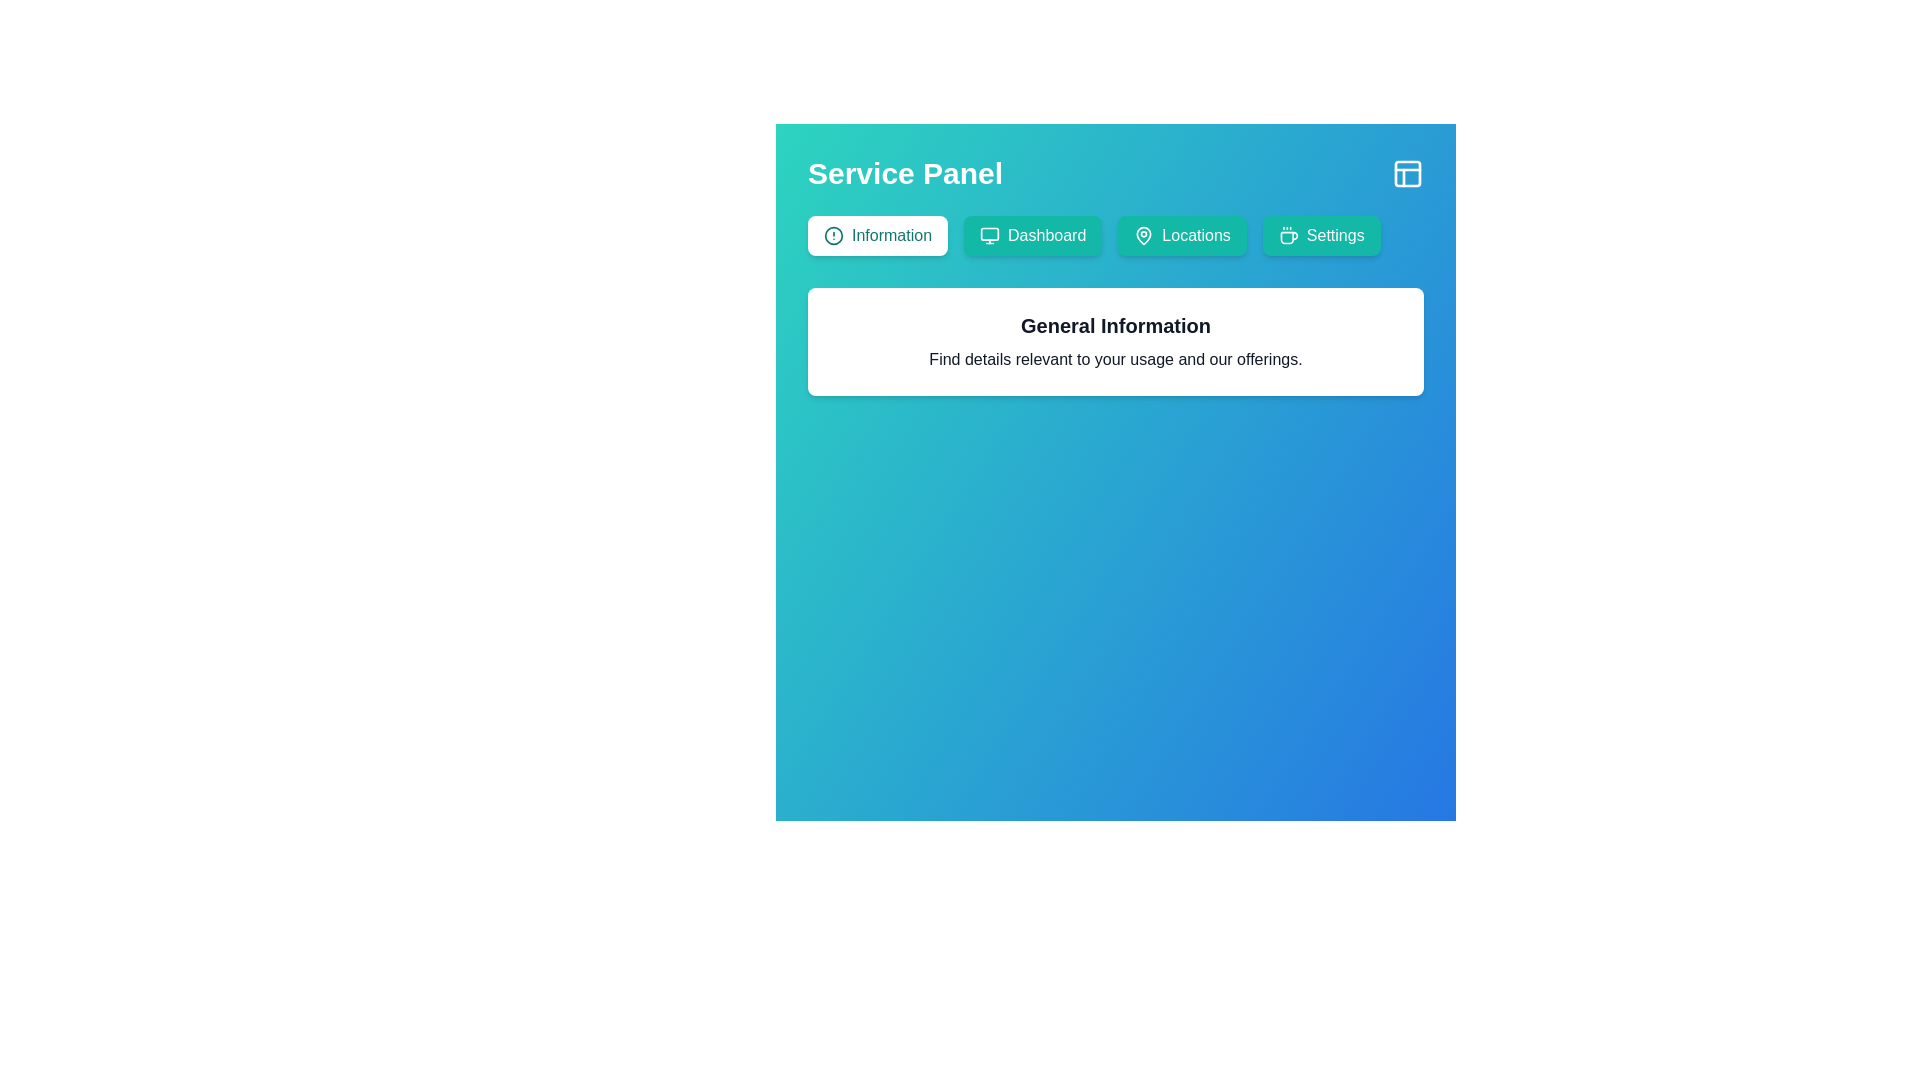 The image size is (1920, 1080). Describe the element at coordinates (990, 234) in the screenshot. I see `the 'Dashboard' button which contains the graphical icon representing monitor functionality` at that location.